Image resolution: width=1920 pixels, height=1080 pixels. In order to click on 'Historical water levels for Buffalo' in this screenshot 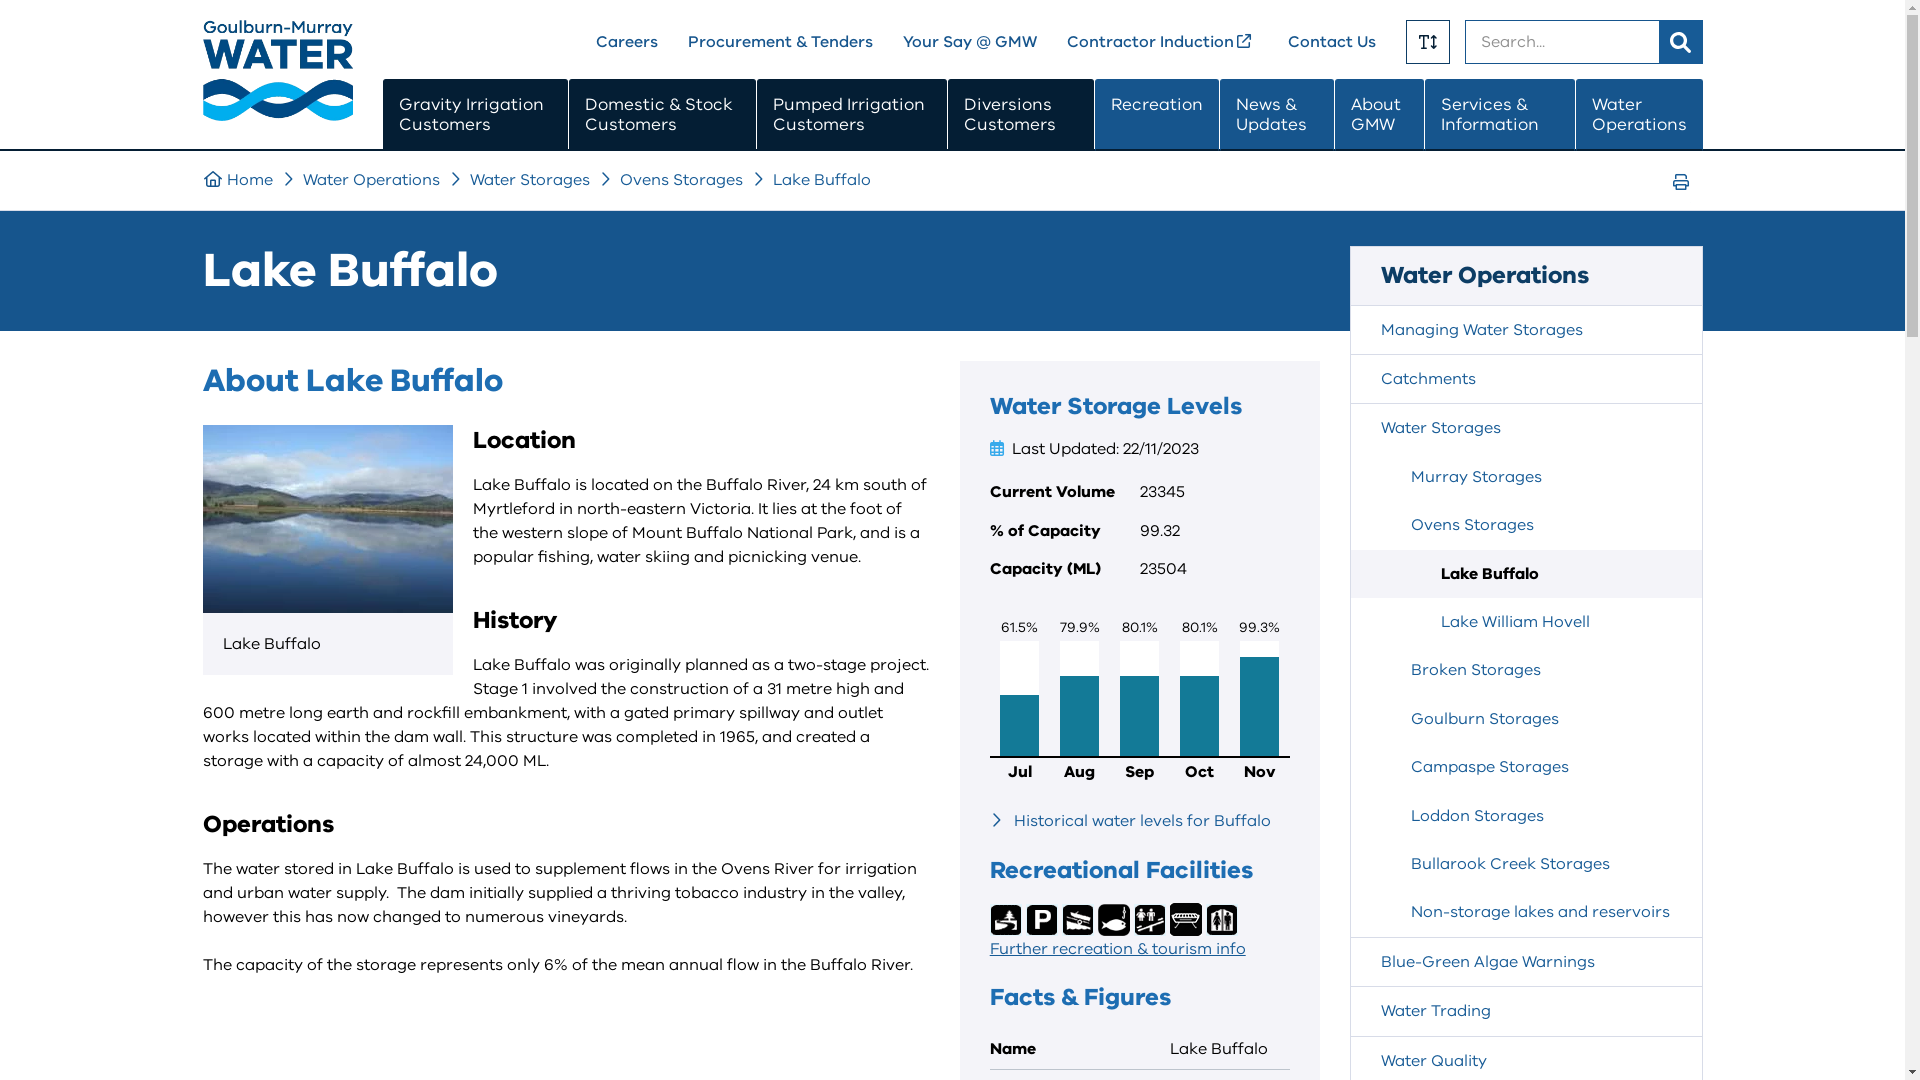, I will do `click(1142, 821)`.